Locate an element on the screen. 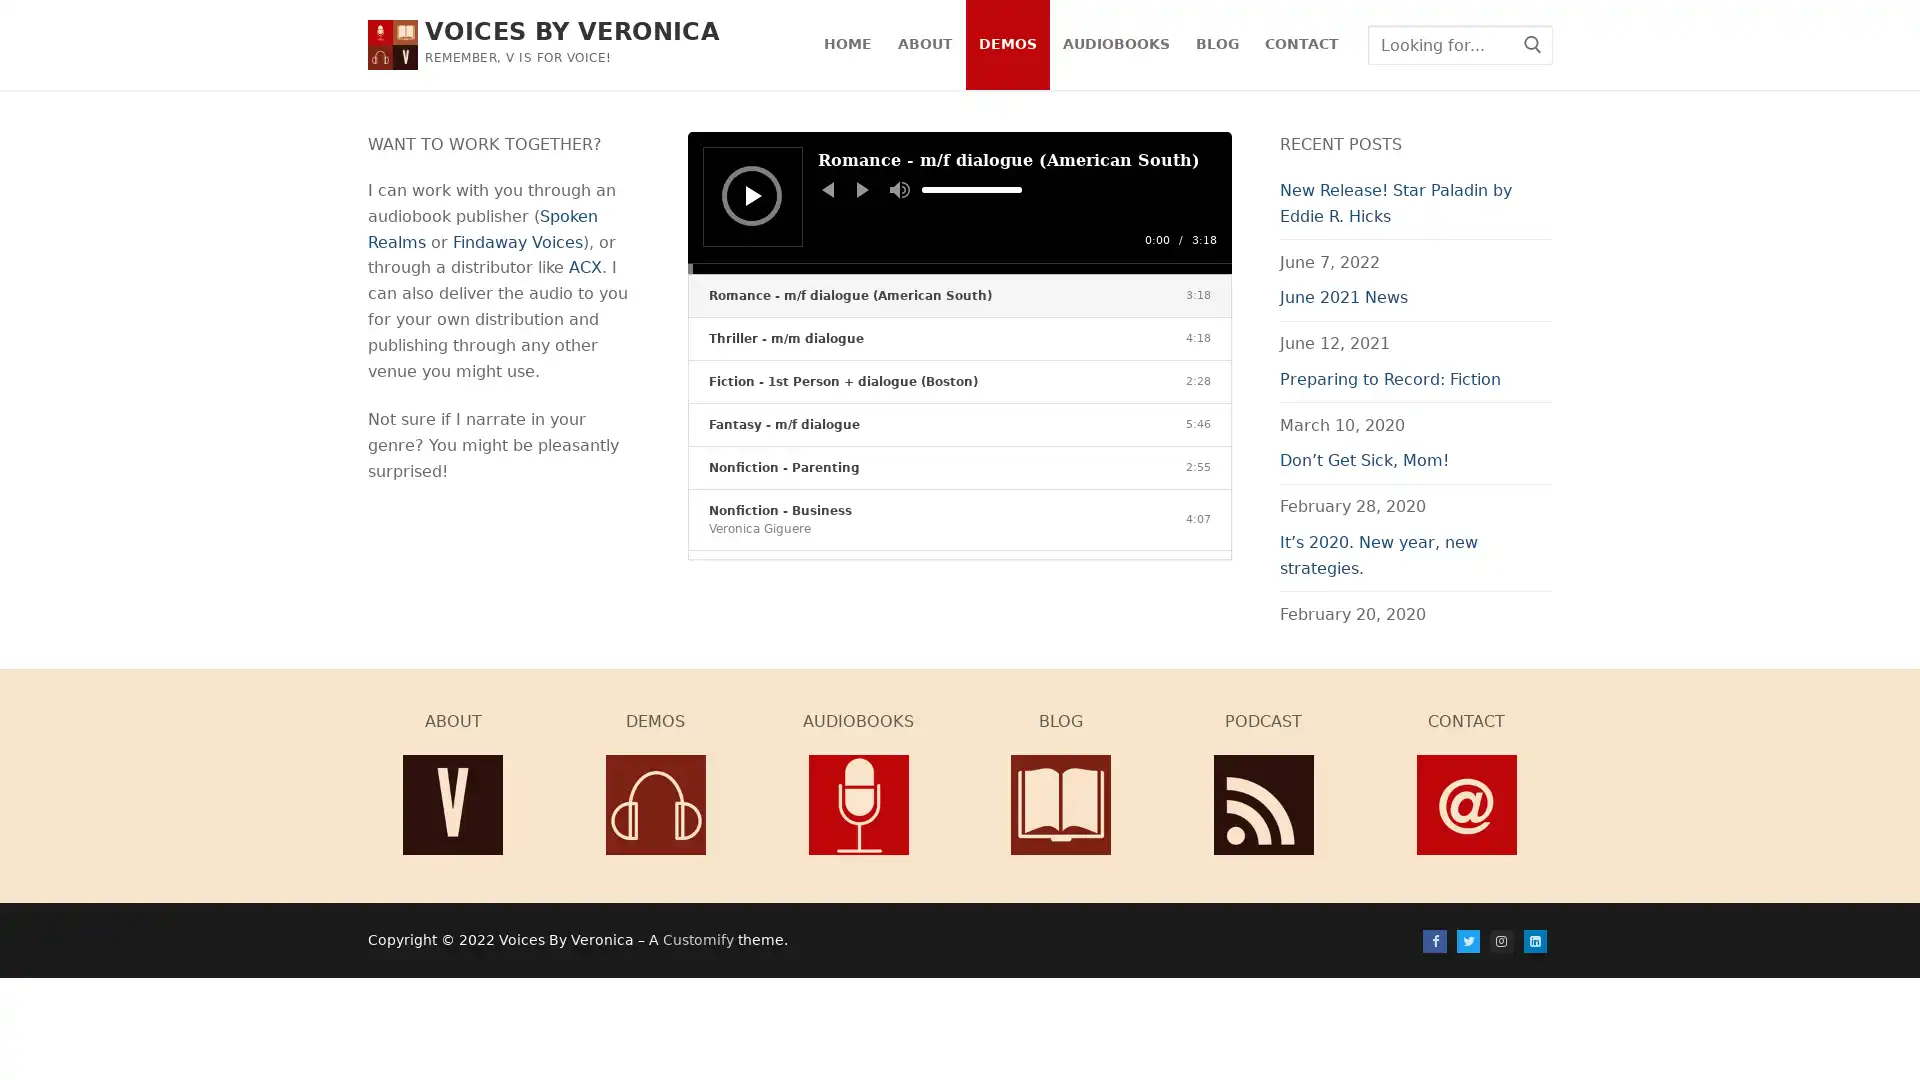 The height and width of the screenshot is (1080, 1920). Next Track is located at coordinates (863, 189).